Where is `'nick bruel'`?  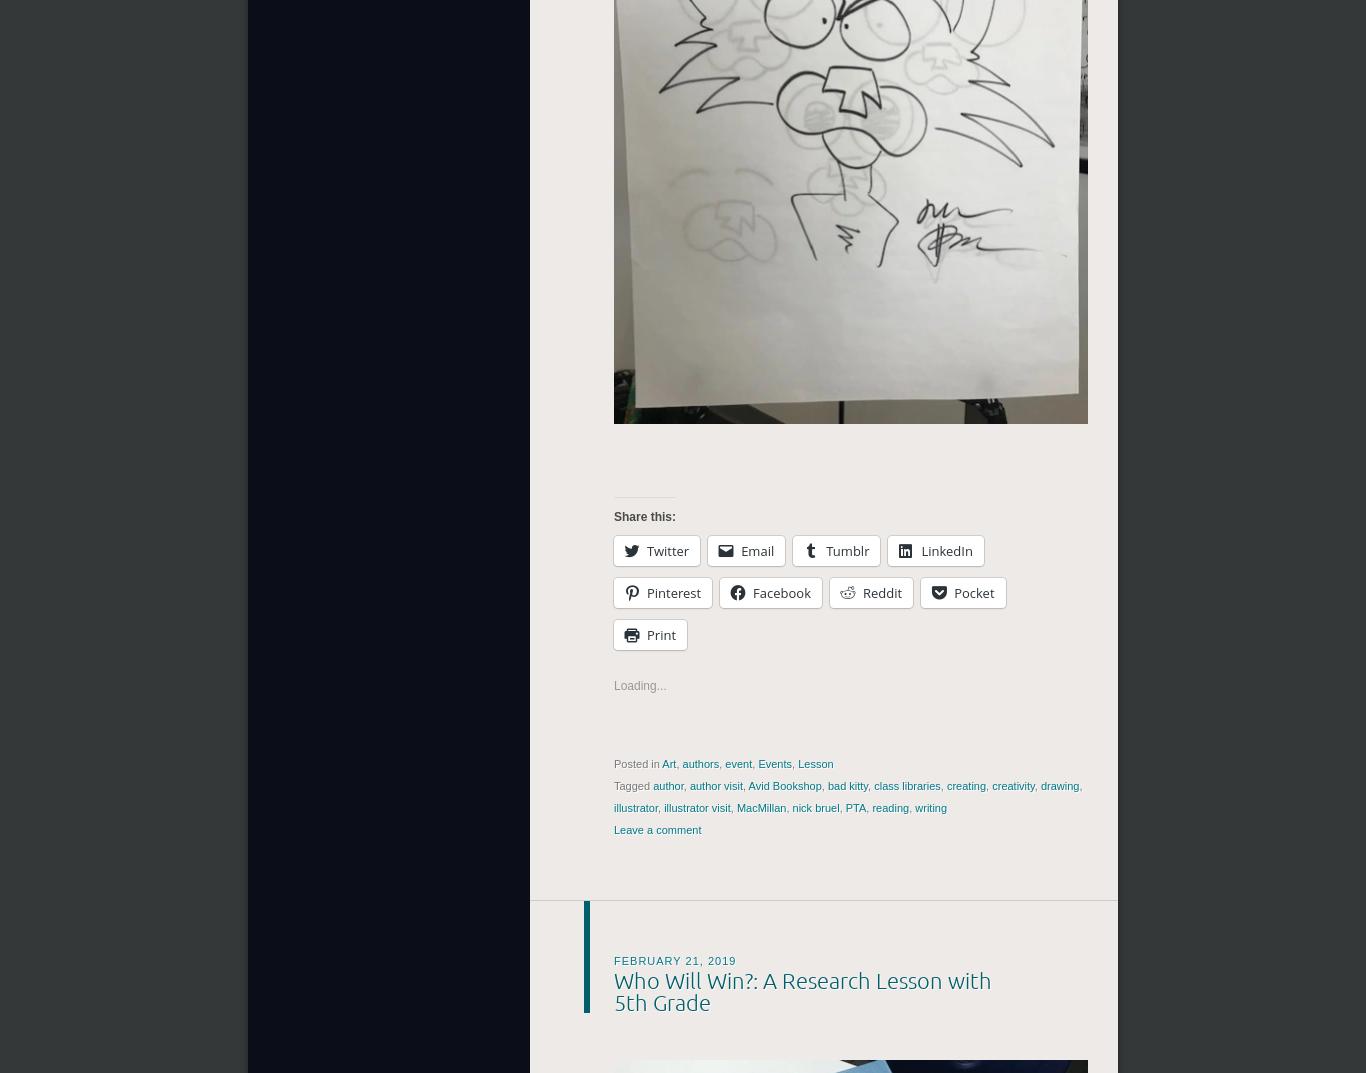
'nick bruel' is located at coordinates (814, 807).